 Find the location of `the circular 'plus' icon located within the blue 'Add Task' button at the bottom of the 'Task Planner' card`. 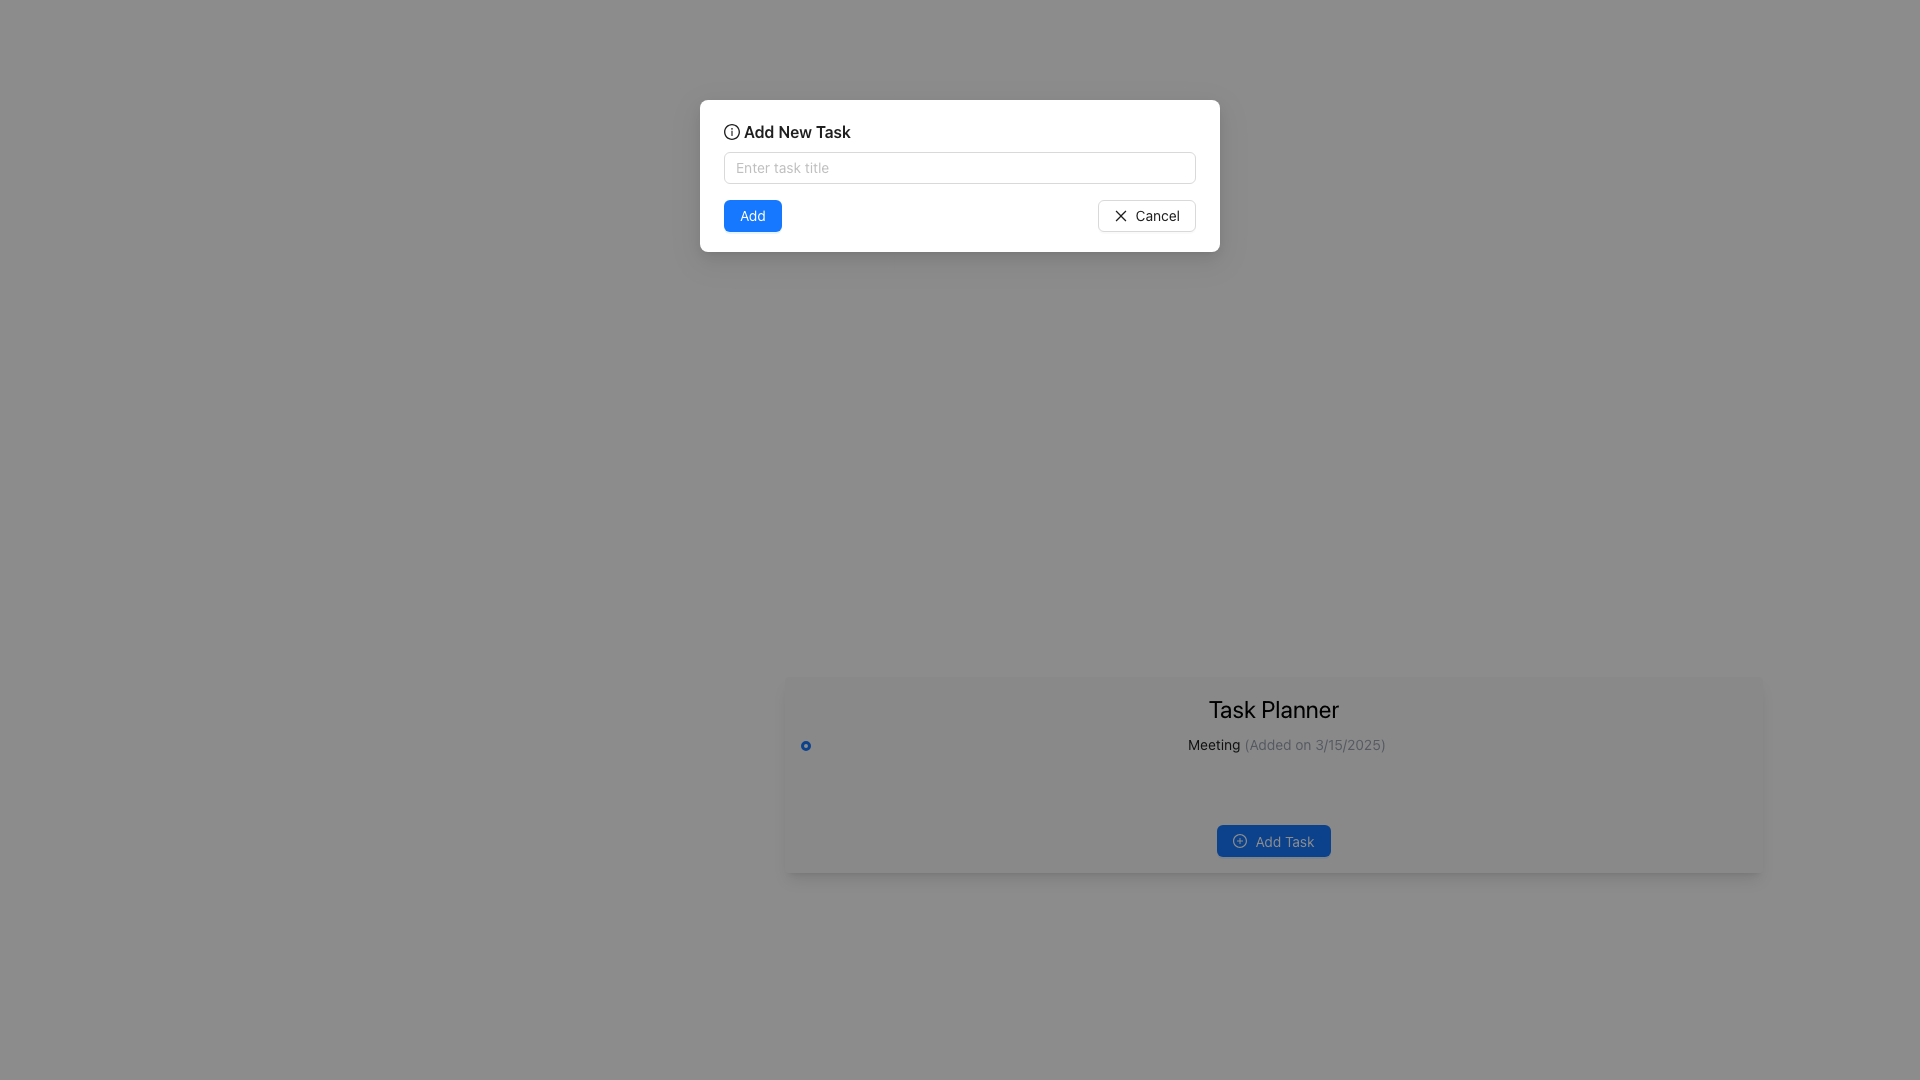

the circular 'plus' icon located within the blue 'Add Task' button at the bottom of the 'Task Planner' card is located at coordinates (1239, 841).